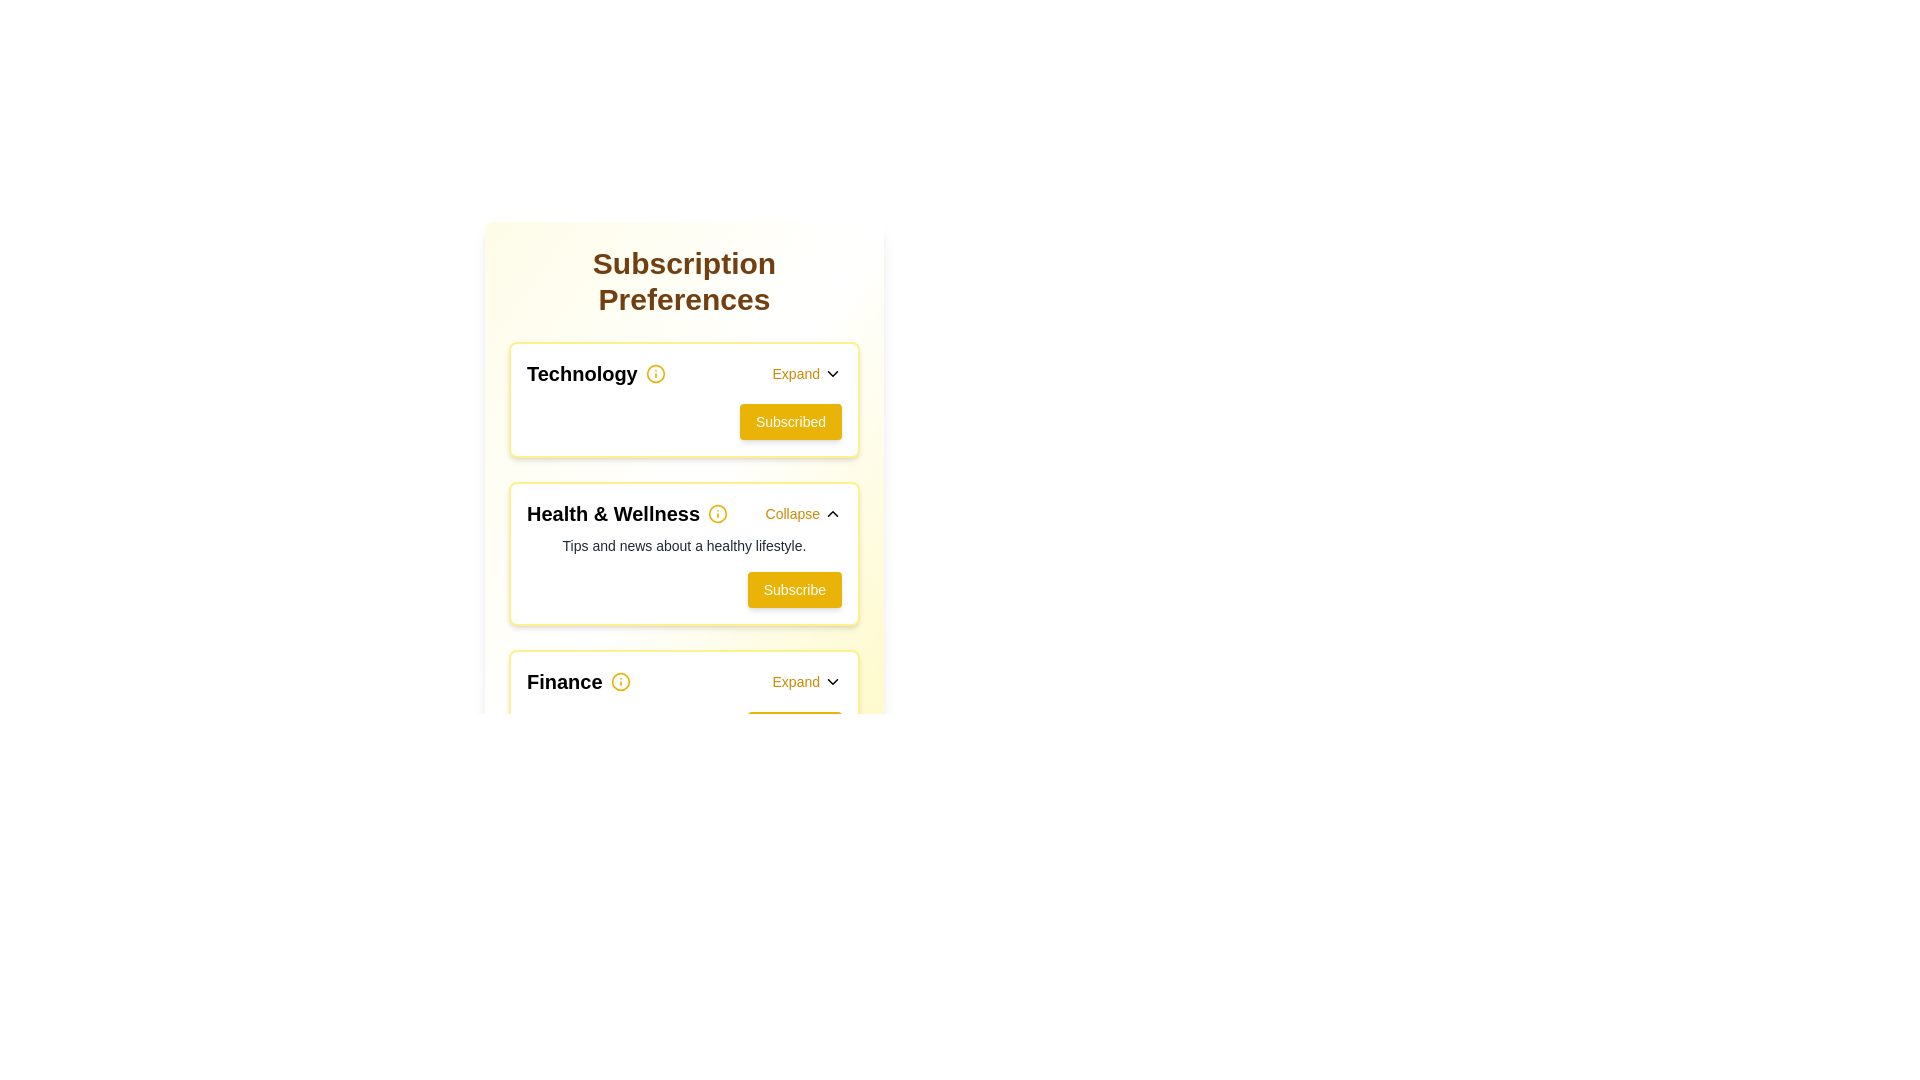 This screenshot has width=1920, height=1080. I want to click on the small golden yellow outlined circle within the 'Technology' informational icon, which is positioned at the top of the subscription categories, so click(655, 374).